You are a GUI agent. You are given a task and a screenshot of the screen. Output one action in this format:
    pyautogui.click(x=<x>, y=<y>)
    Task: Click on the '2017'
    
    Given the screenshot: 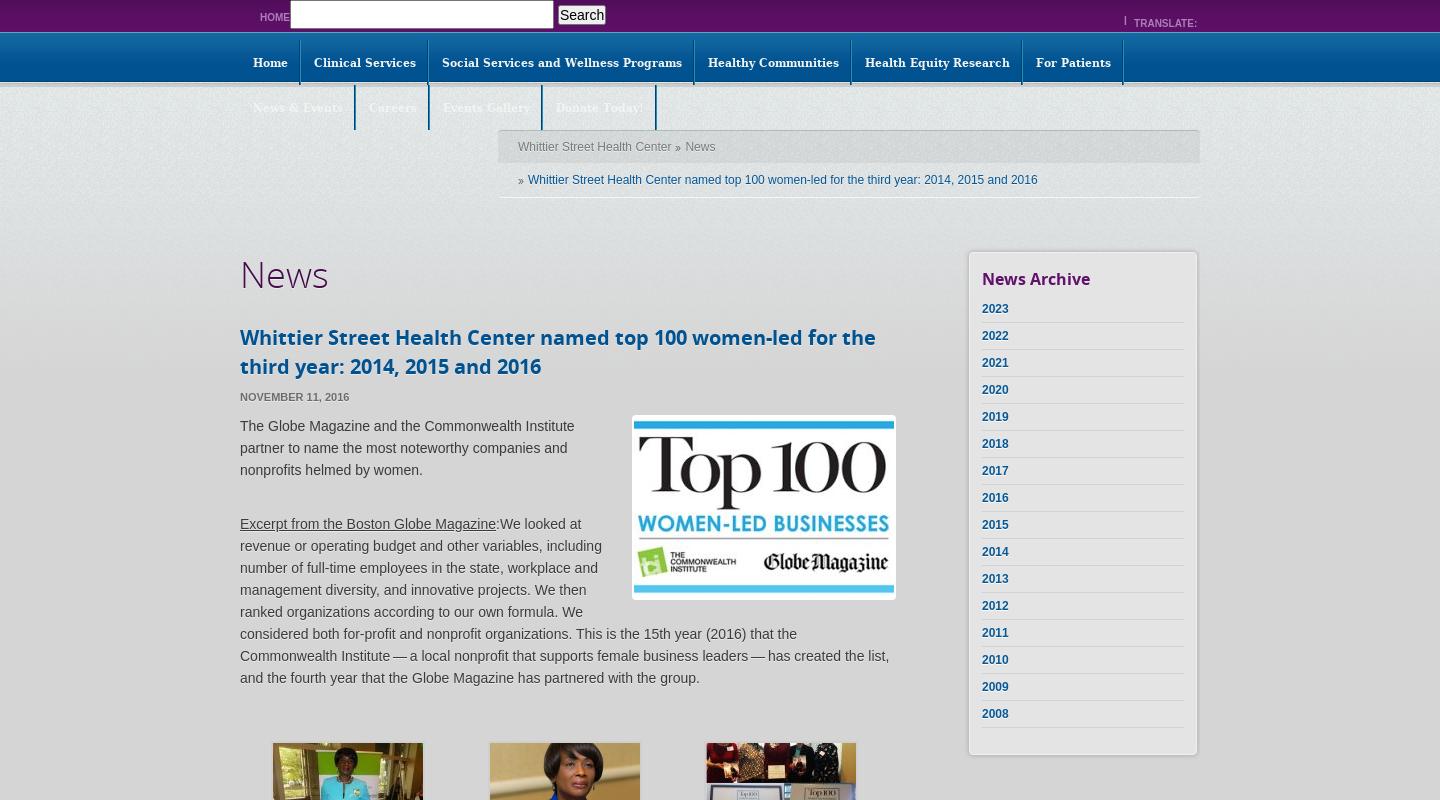 What is the action you would take?
    pyautogui.click(x=980, y=470)
    